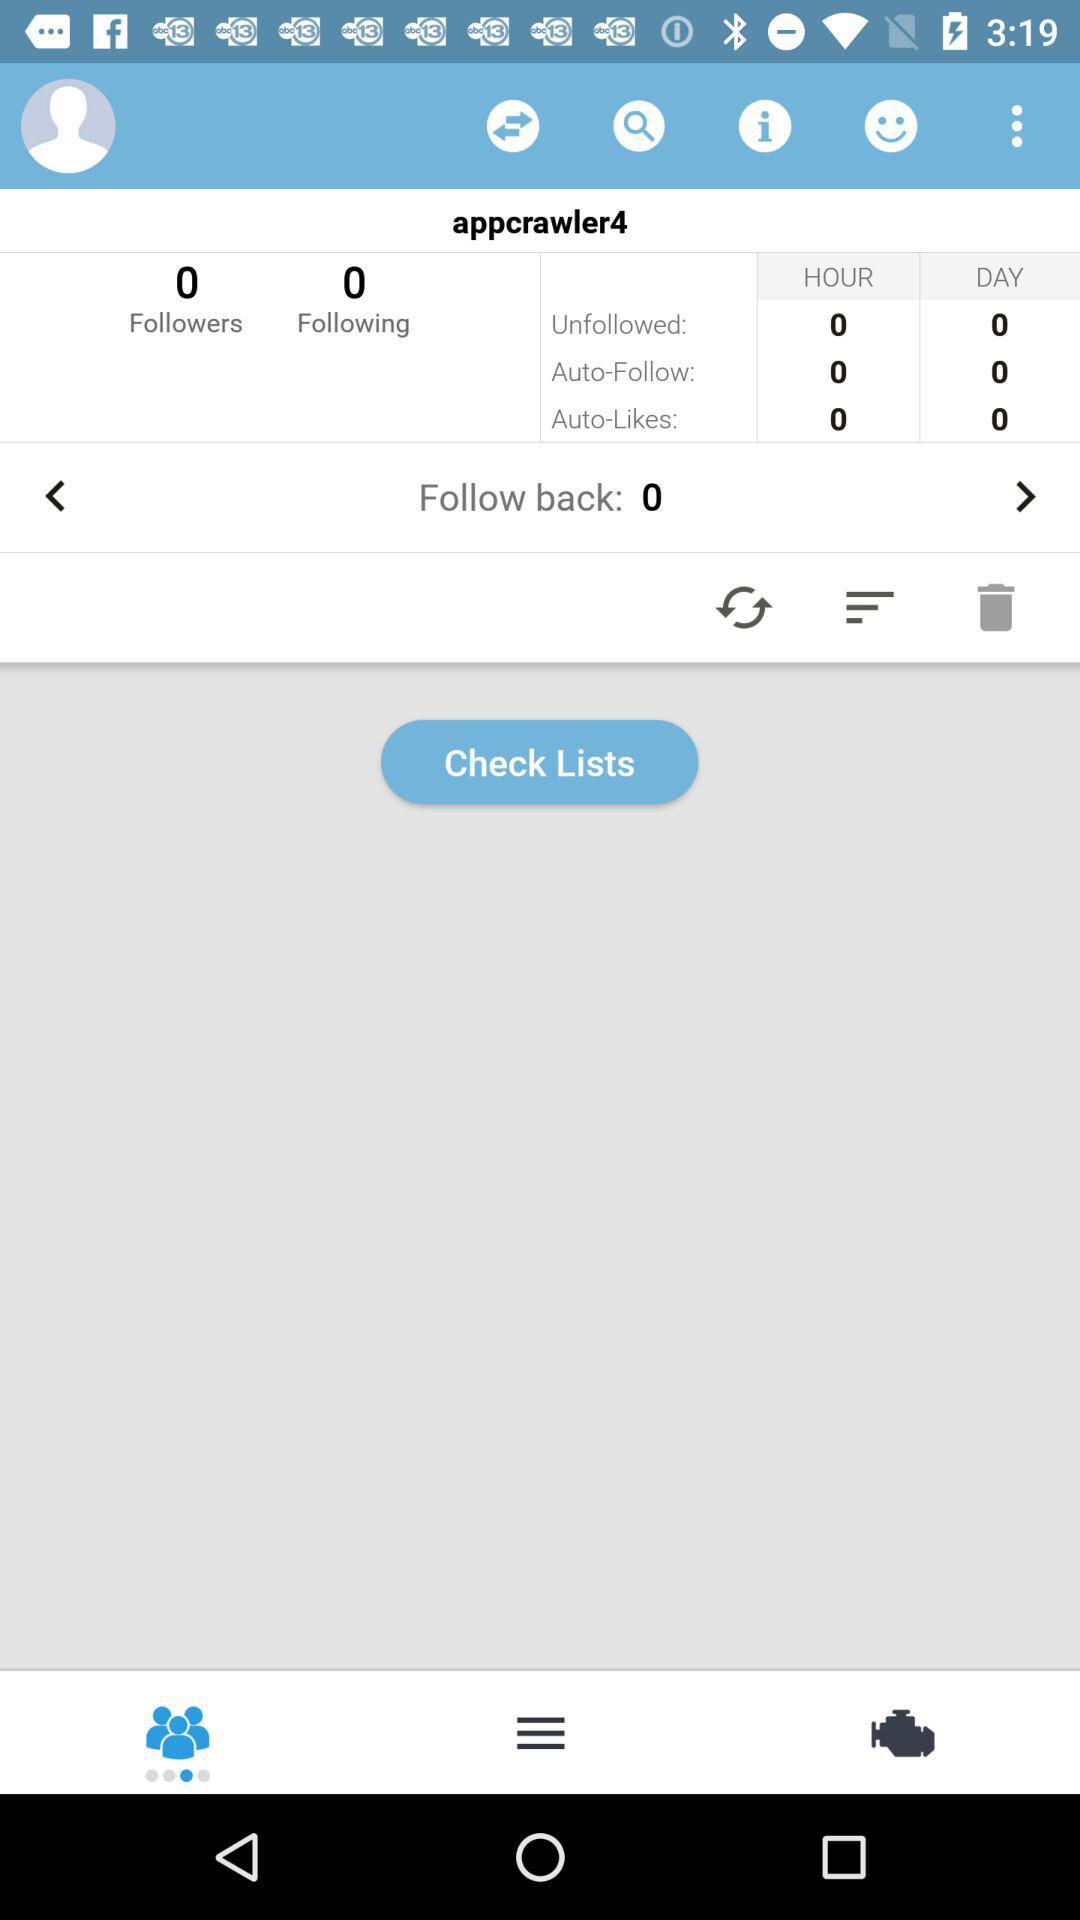 The image size is (1080, 1920). Describe the element at coordinates (54, 496) in the screenshot. I see `the item next to follow back:  0` at that location.